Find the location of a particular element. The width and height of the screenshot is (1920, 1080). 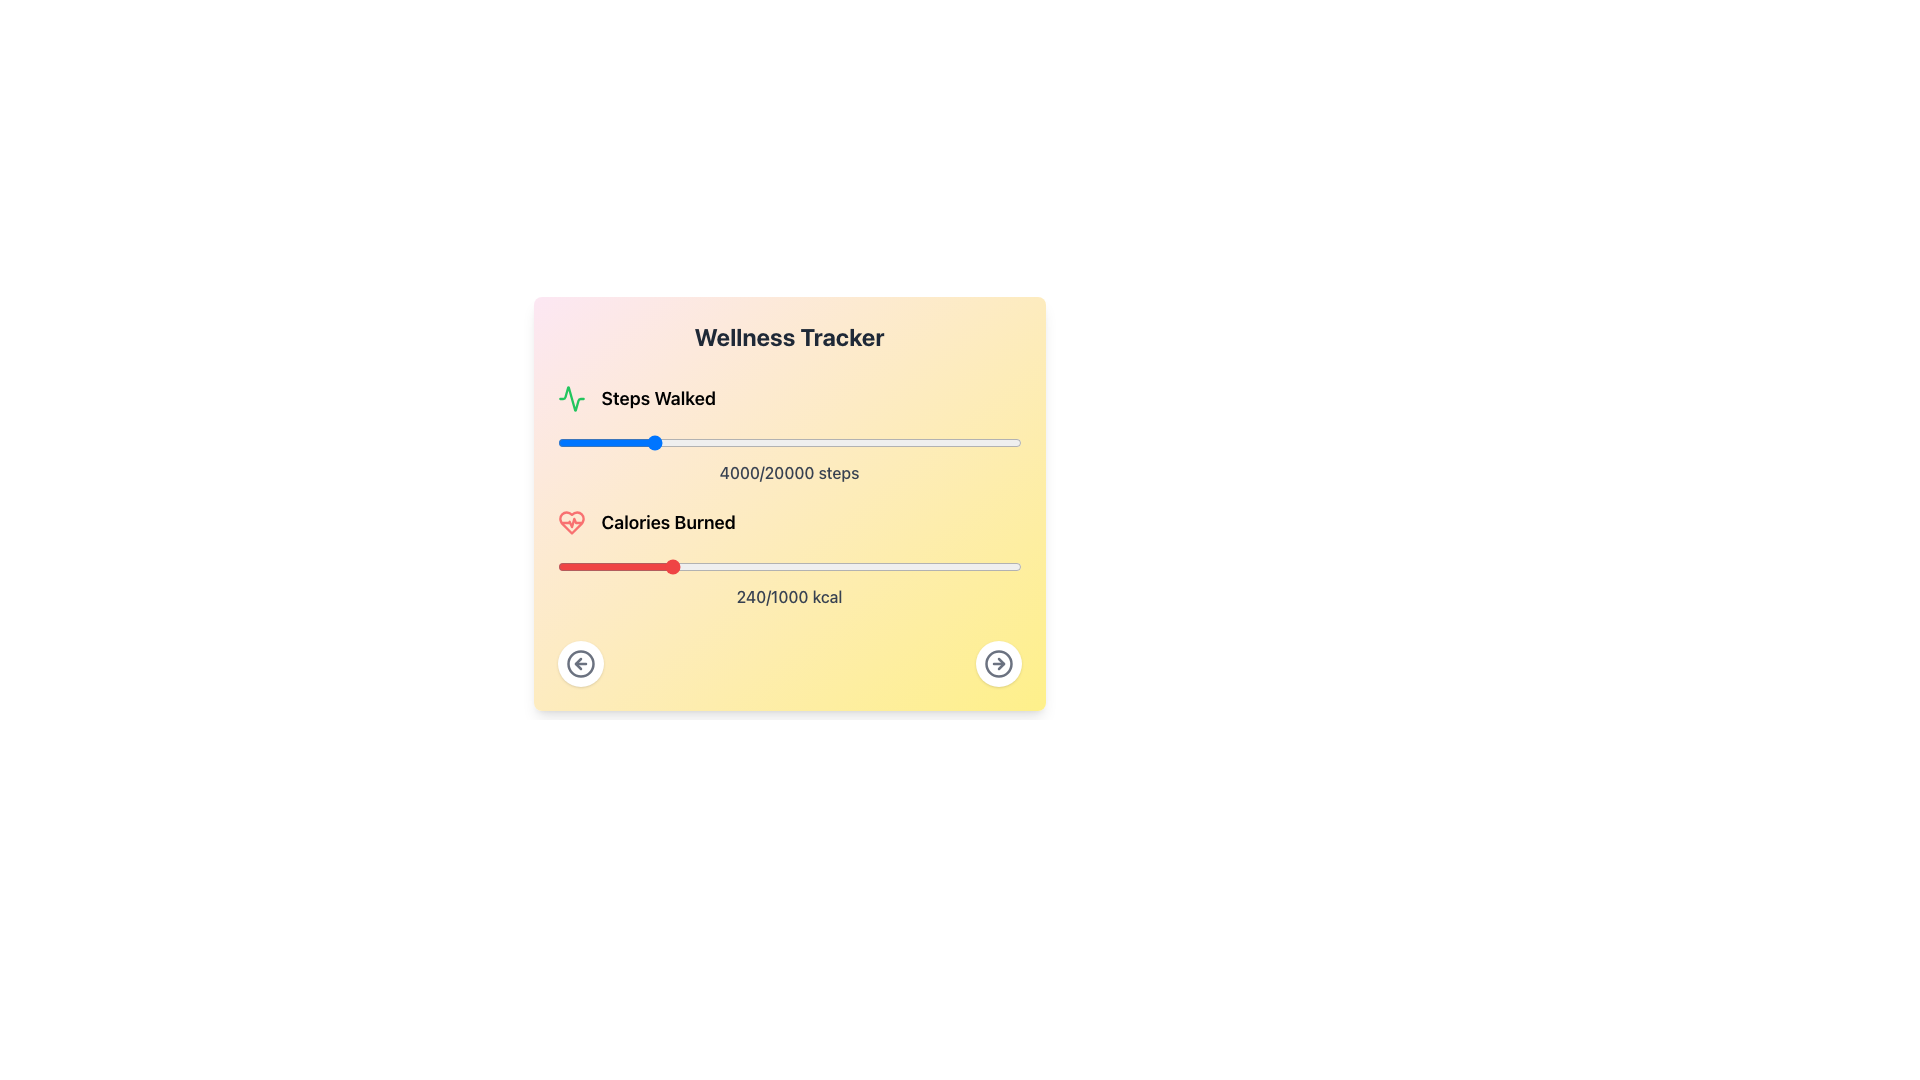

the steps walked is located at coordinates (974, 442).